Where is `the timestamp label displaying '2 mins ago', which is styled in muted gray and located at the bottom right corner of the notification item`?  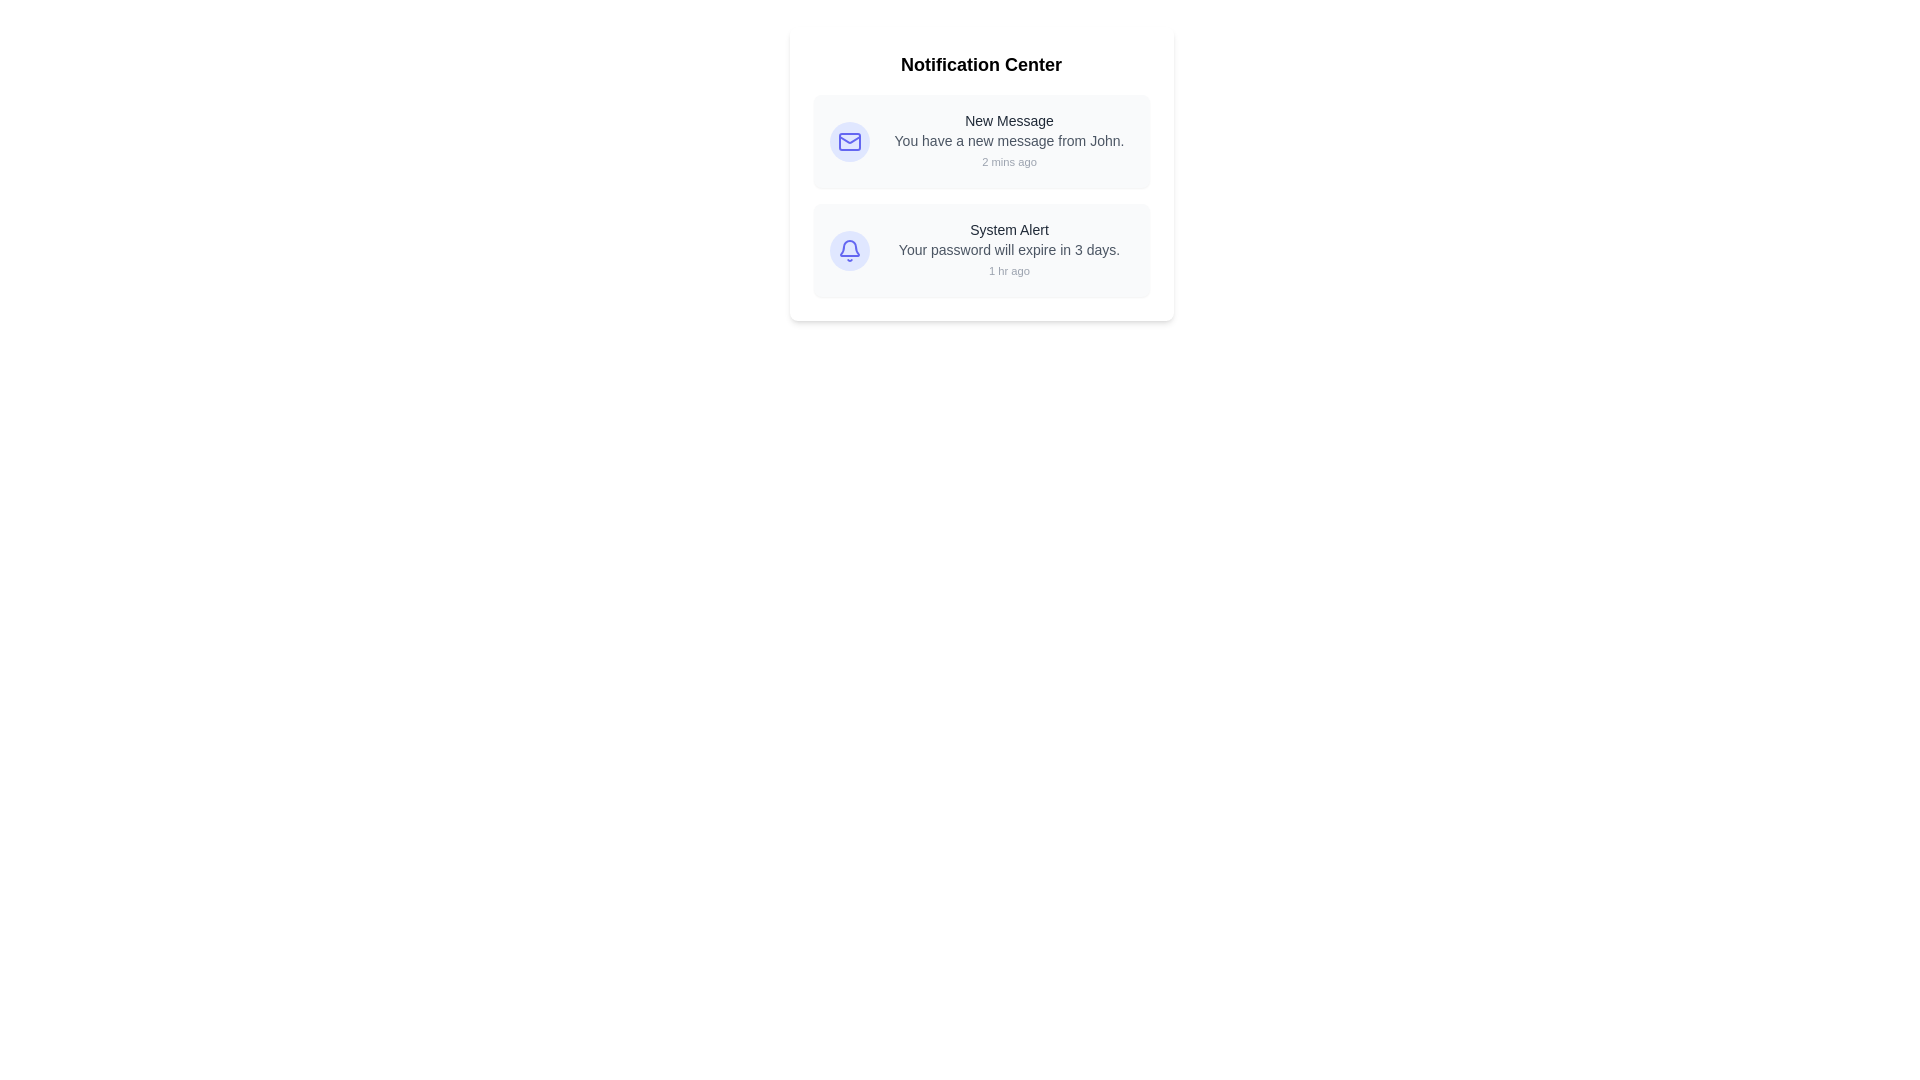
the timestamp label displaying '2 mins ago', which is styled in muted gray and located at the bottom right corner of the notification item is located at coordinates (1009, 161).